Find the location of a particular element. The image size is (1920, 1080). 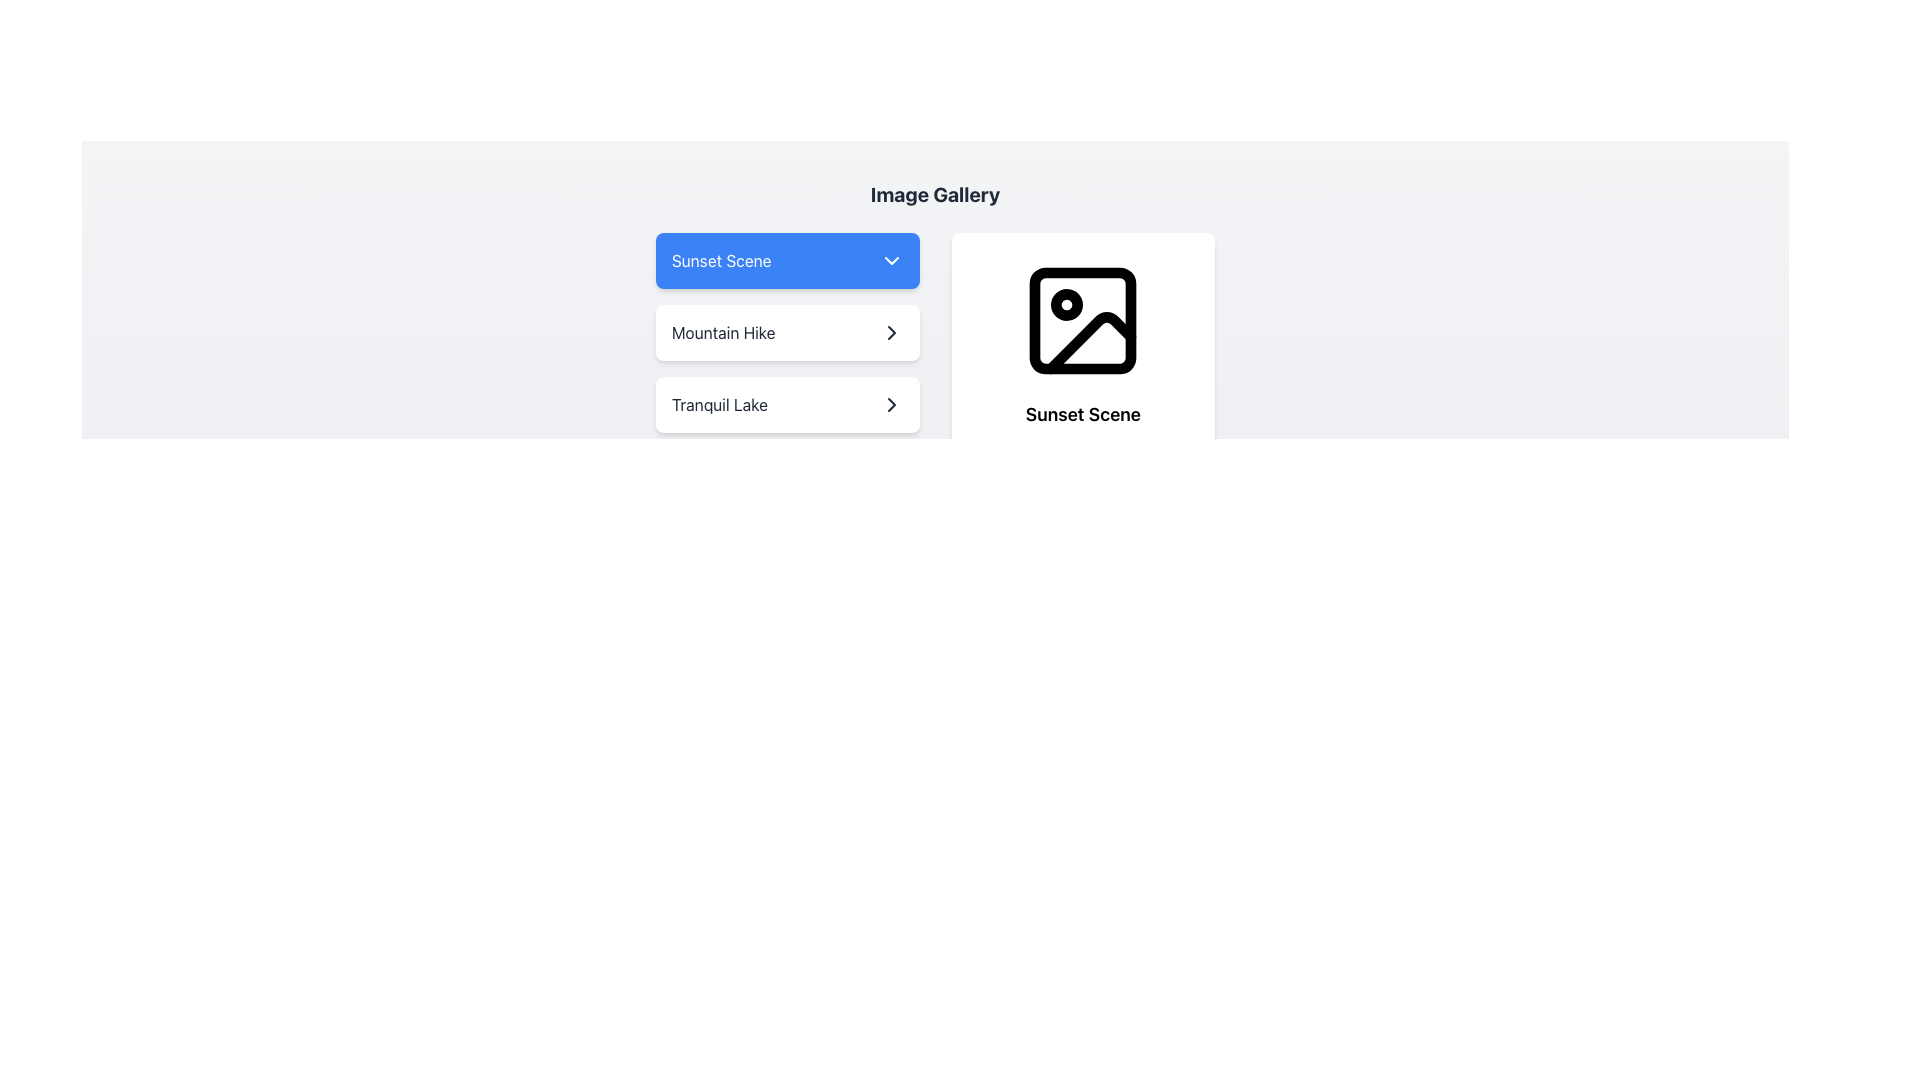

the downward-pointing chevron icon at the far right end of the 'Sunset Scene' button is located at coordinates (890, 260).